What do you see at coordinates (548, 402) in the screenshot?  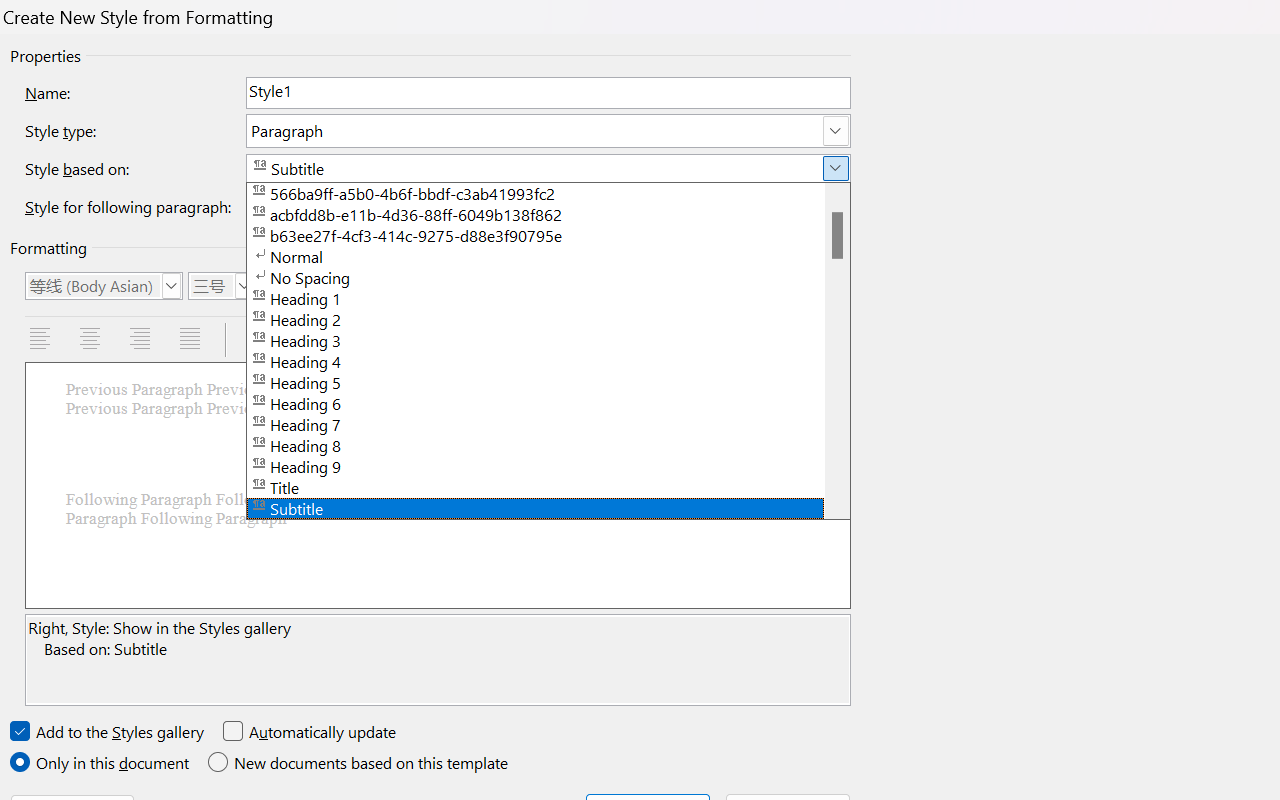 I see `'Heading 6'` at bounding box center [548, 402].